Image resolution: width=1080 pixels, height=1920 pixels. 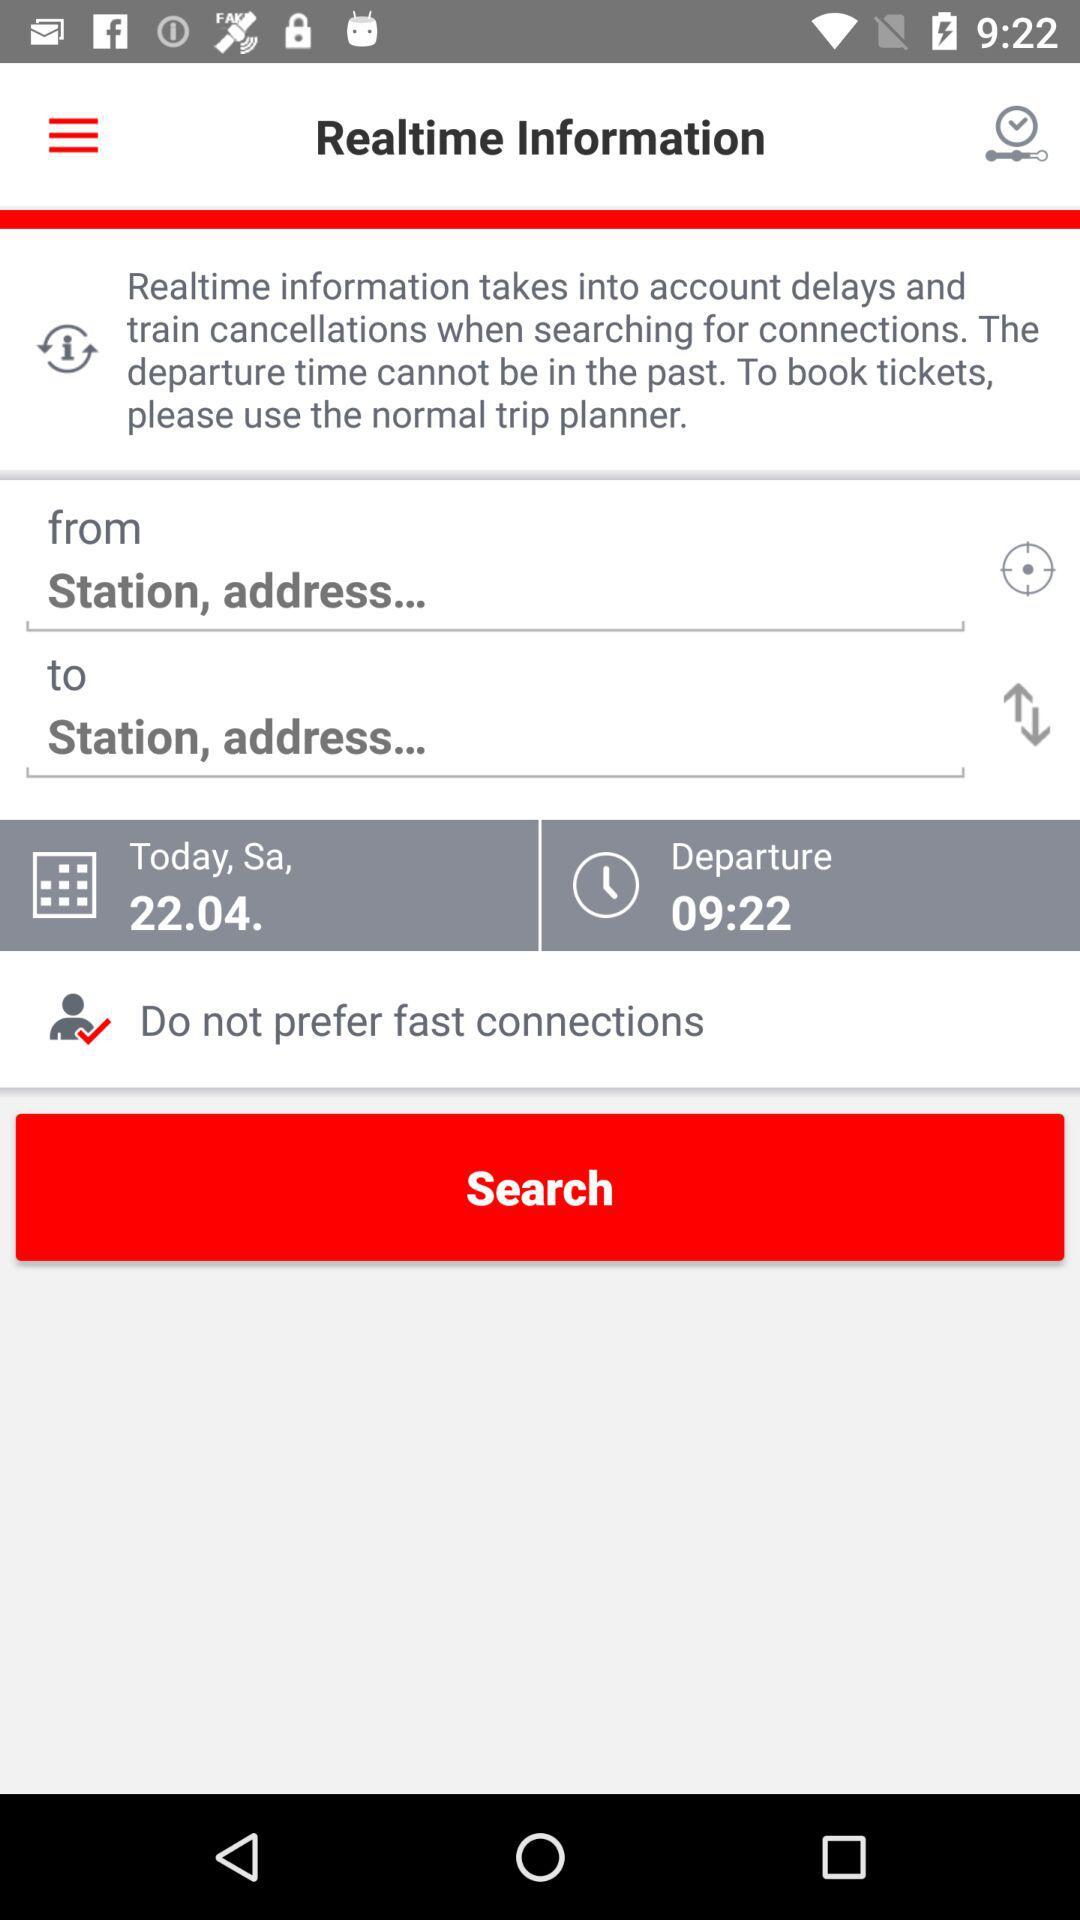 I want to click on field stationaddress below from, so click(x=495, y=589).